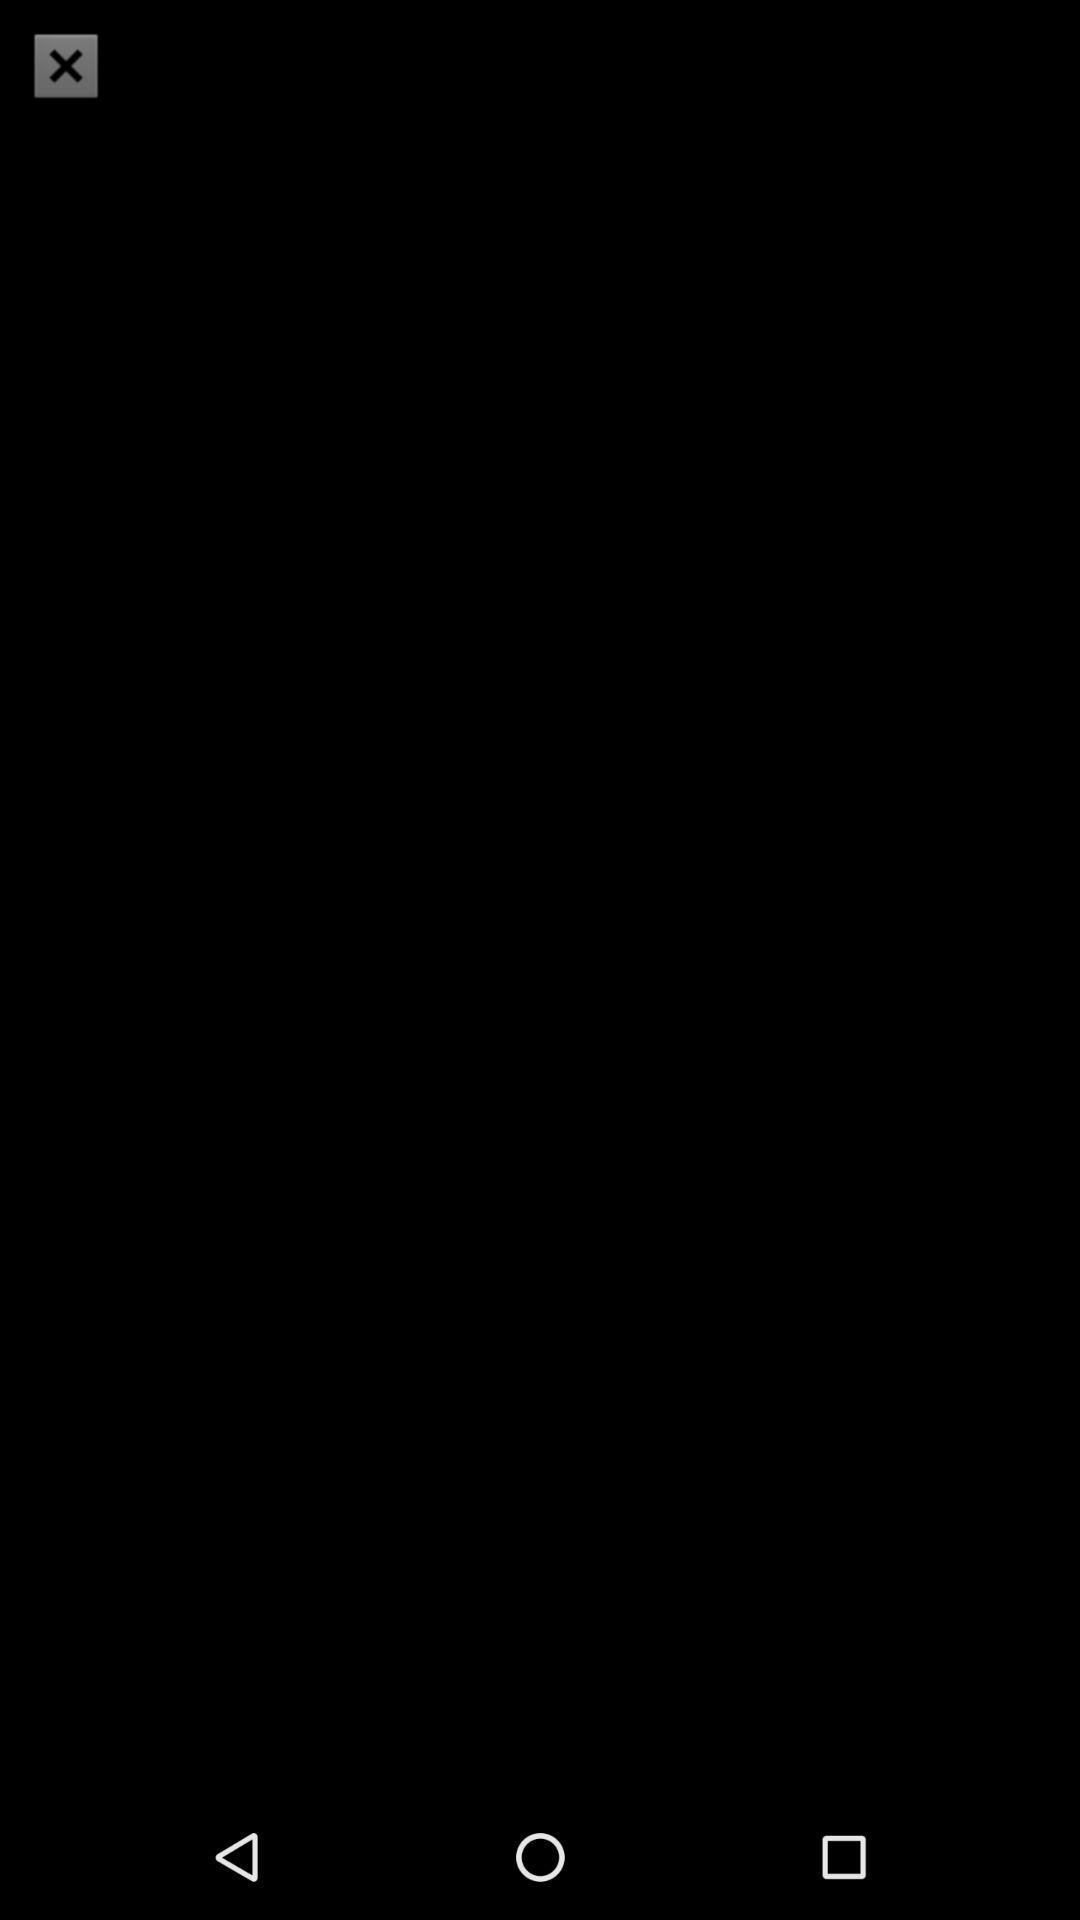 The height and width of the screenshot is (1920, 1080). I want to click on the item at the top left corner, so click(64, 65).